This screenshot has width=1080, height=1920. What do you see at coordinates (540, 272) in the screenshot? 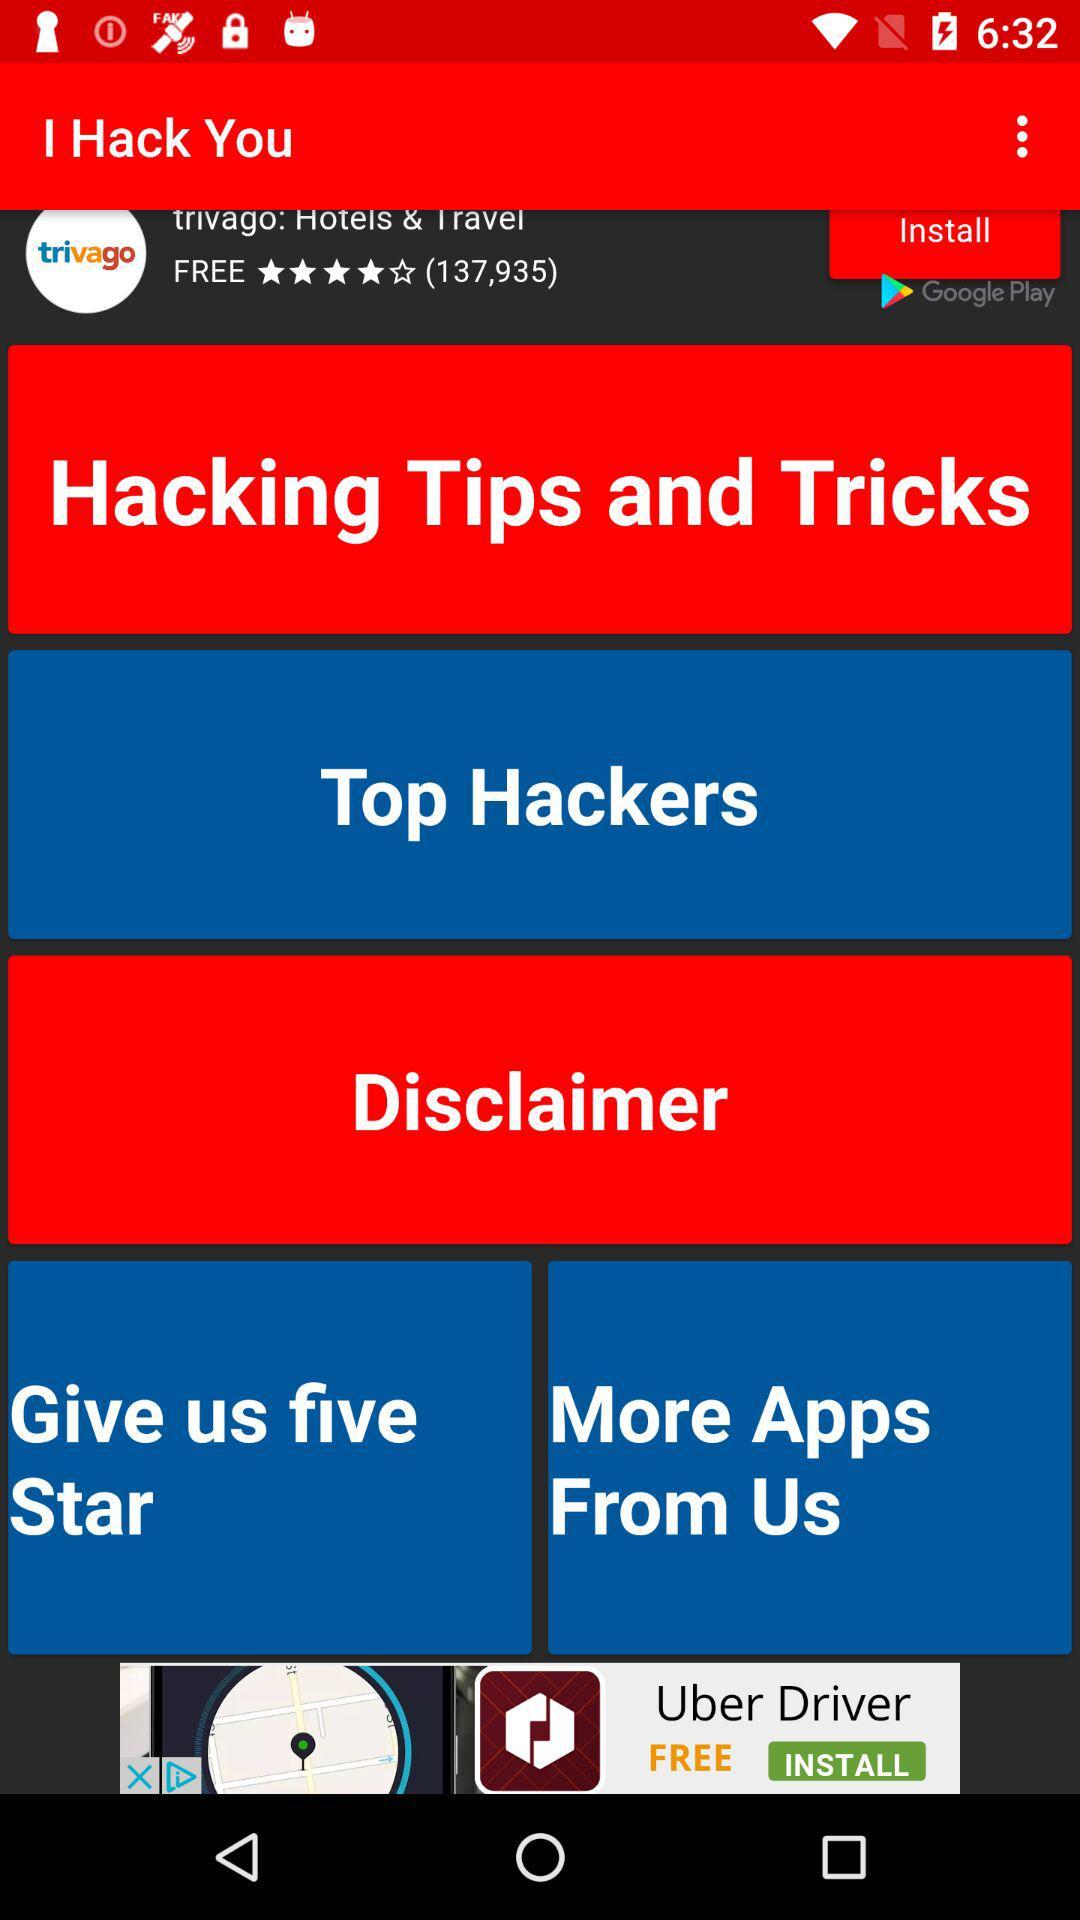
I see `advertisement` at bounding box center [540, 272].